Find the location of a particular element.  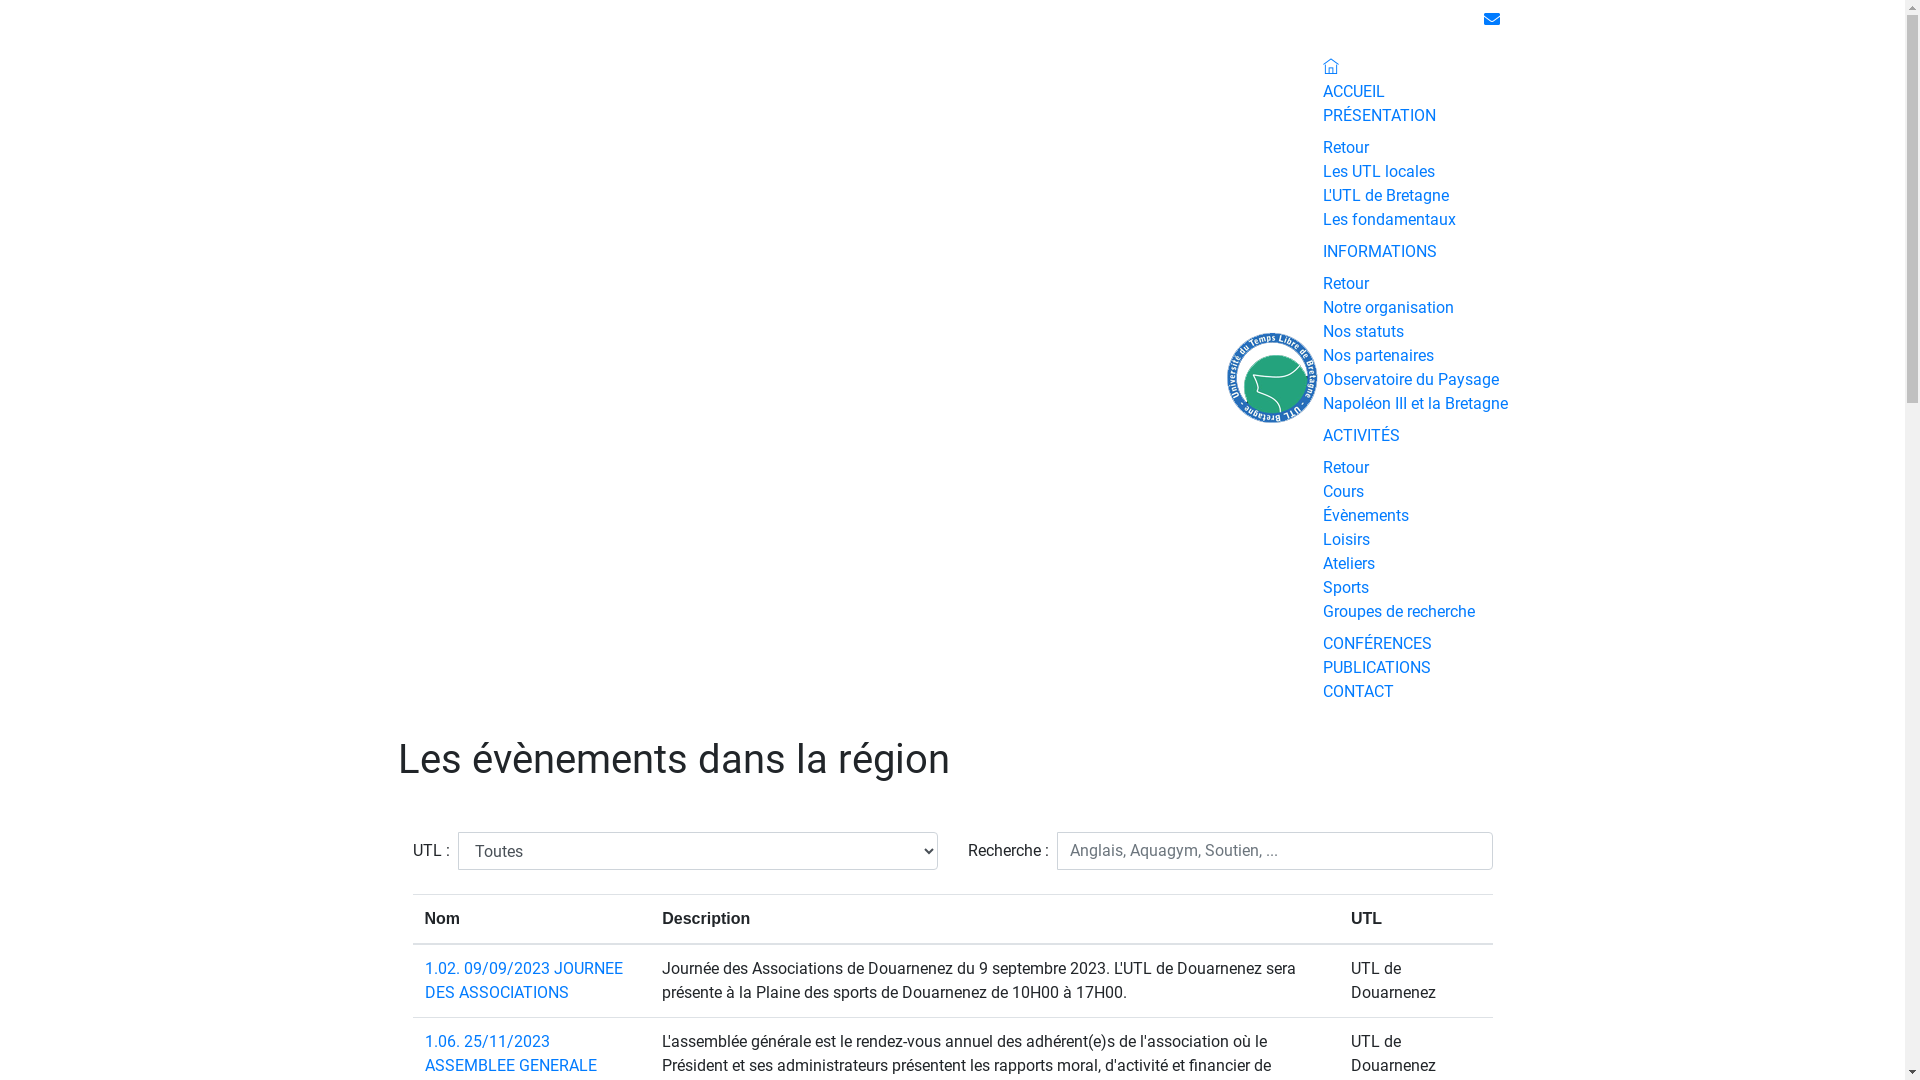

'PUBLICATIONS' is located at coordinates (1375, 667).